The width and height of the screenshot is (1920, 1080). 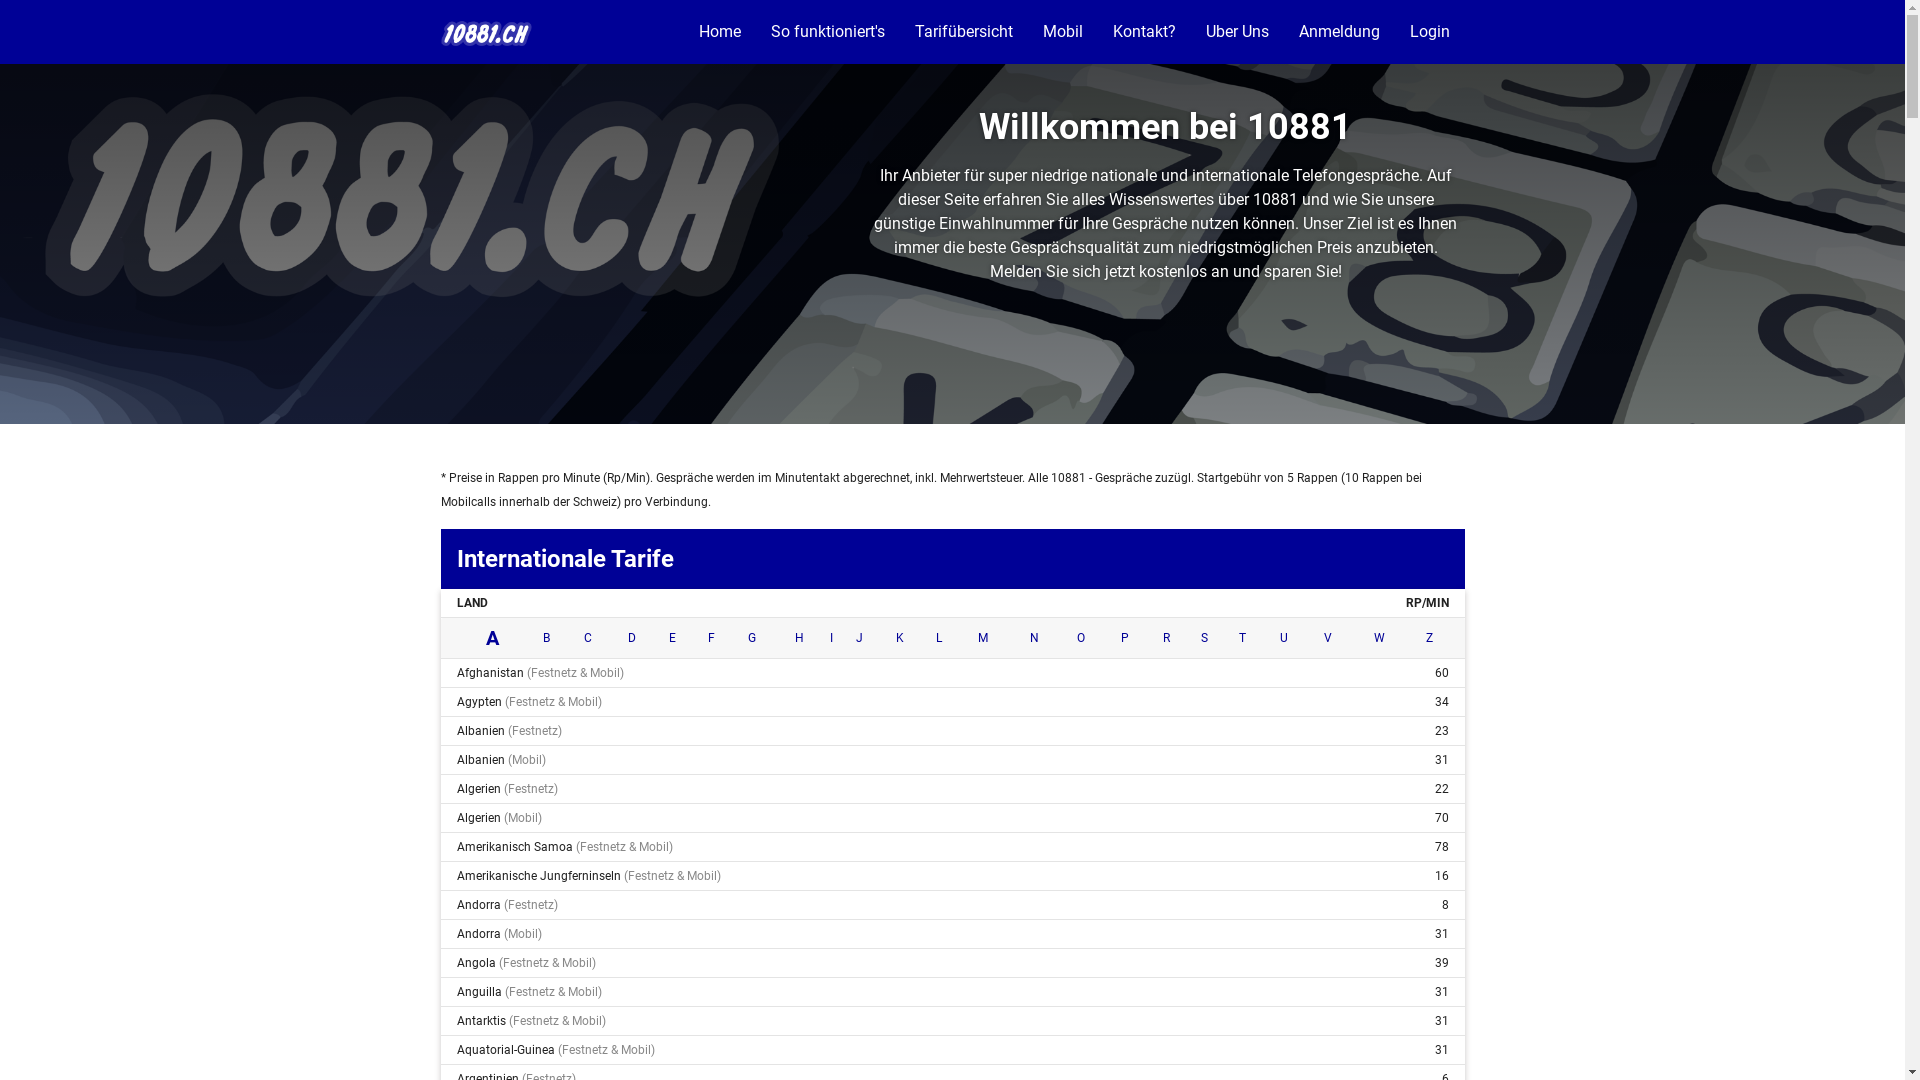 What do you see at coordinates (1241, 637) in the screenshot?
I see `'T'` at bounding box center [1241, 637].